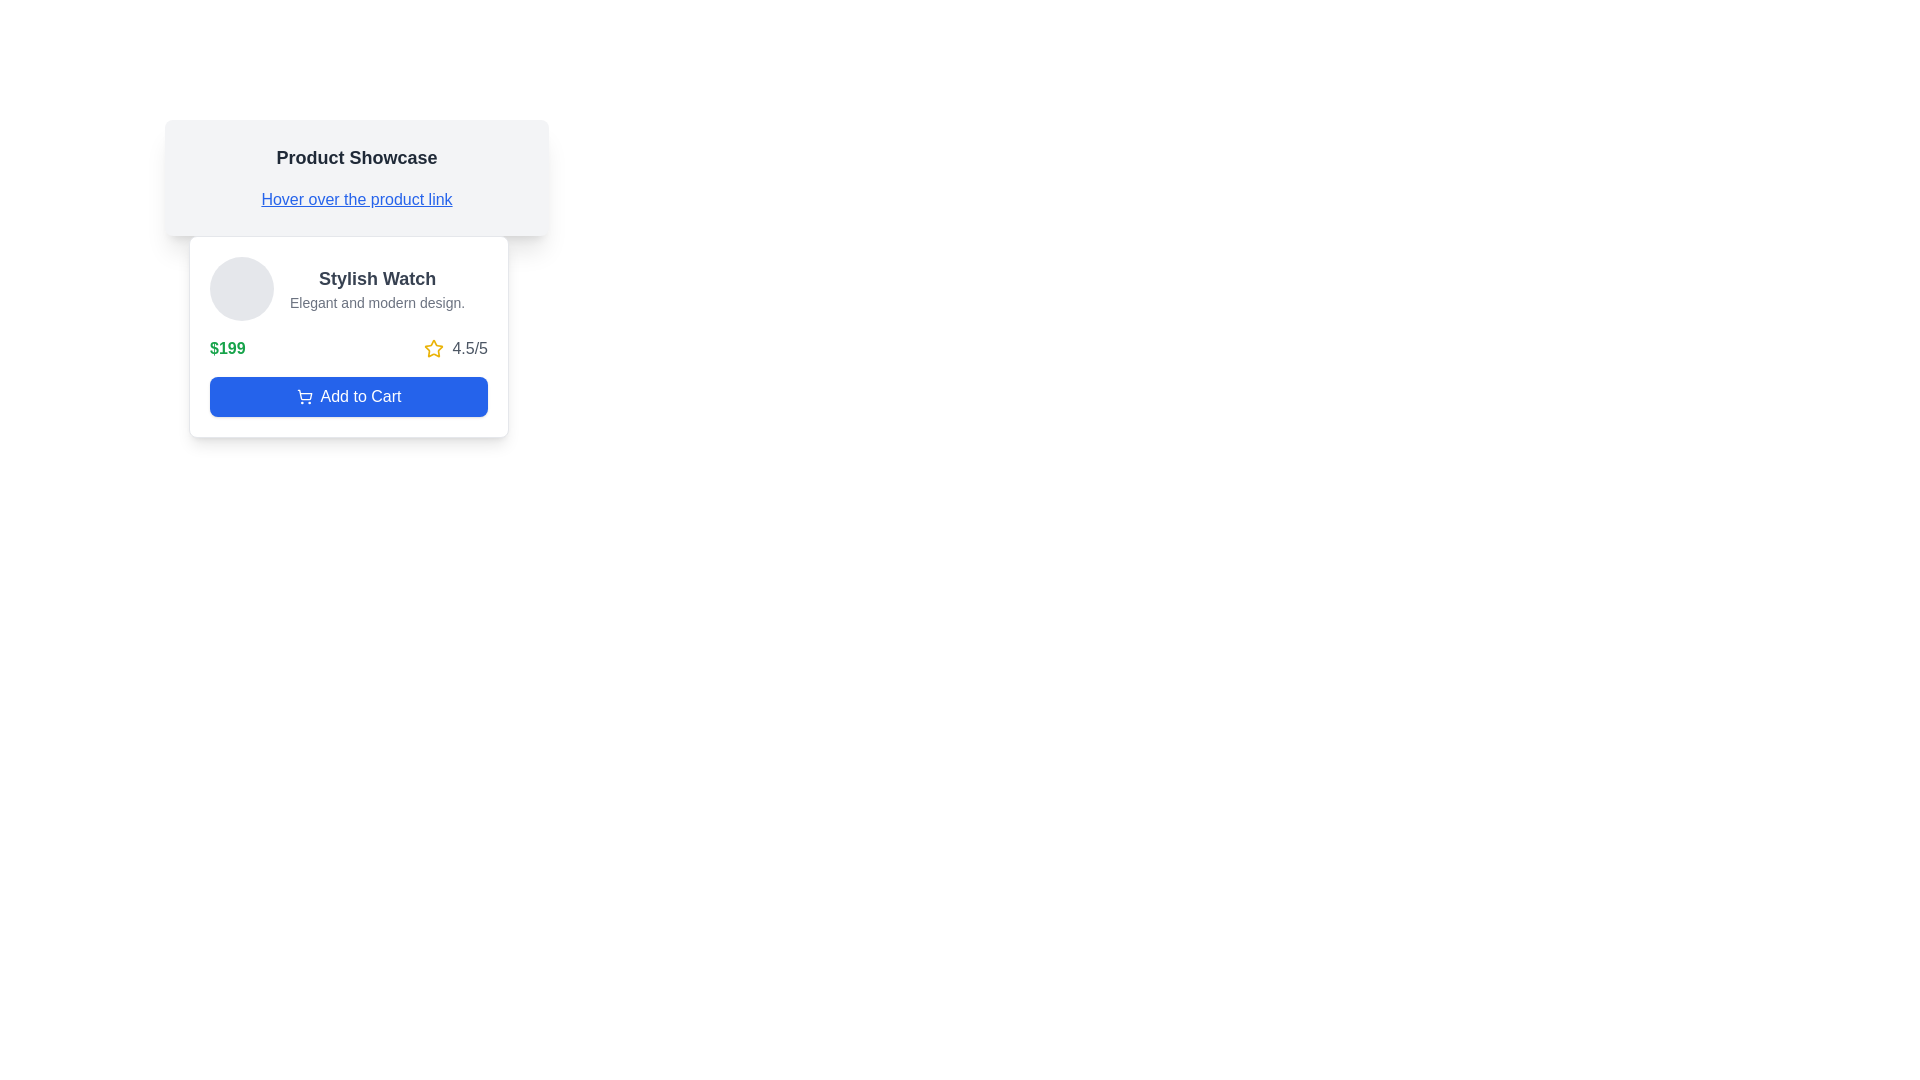 This screenshot has height=1080, width=1920. Describe the element at coordinates (349, 397) in the screenshot. I see `the 'Add to Cart' button located at the bottom of the 'Stylish Watch' product card` at that location.